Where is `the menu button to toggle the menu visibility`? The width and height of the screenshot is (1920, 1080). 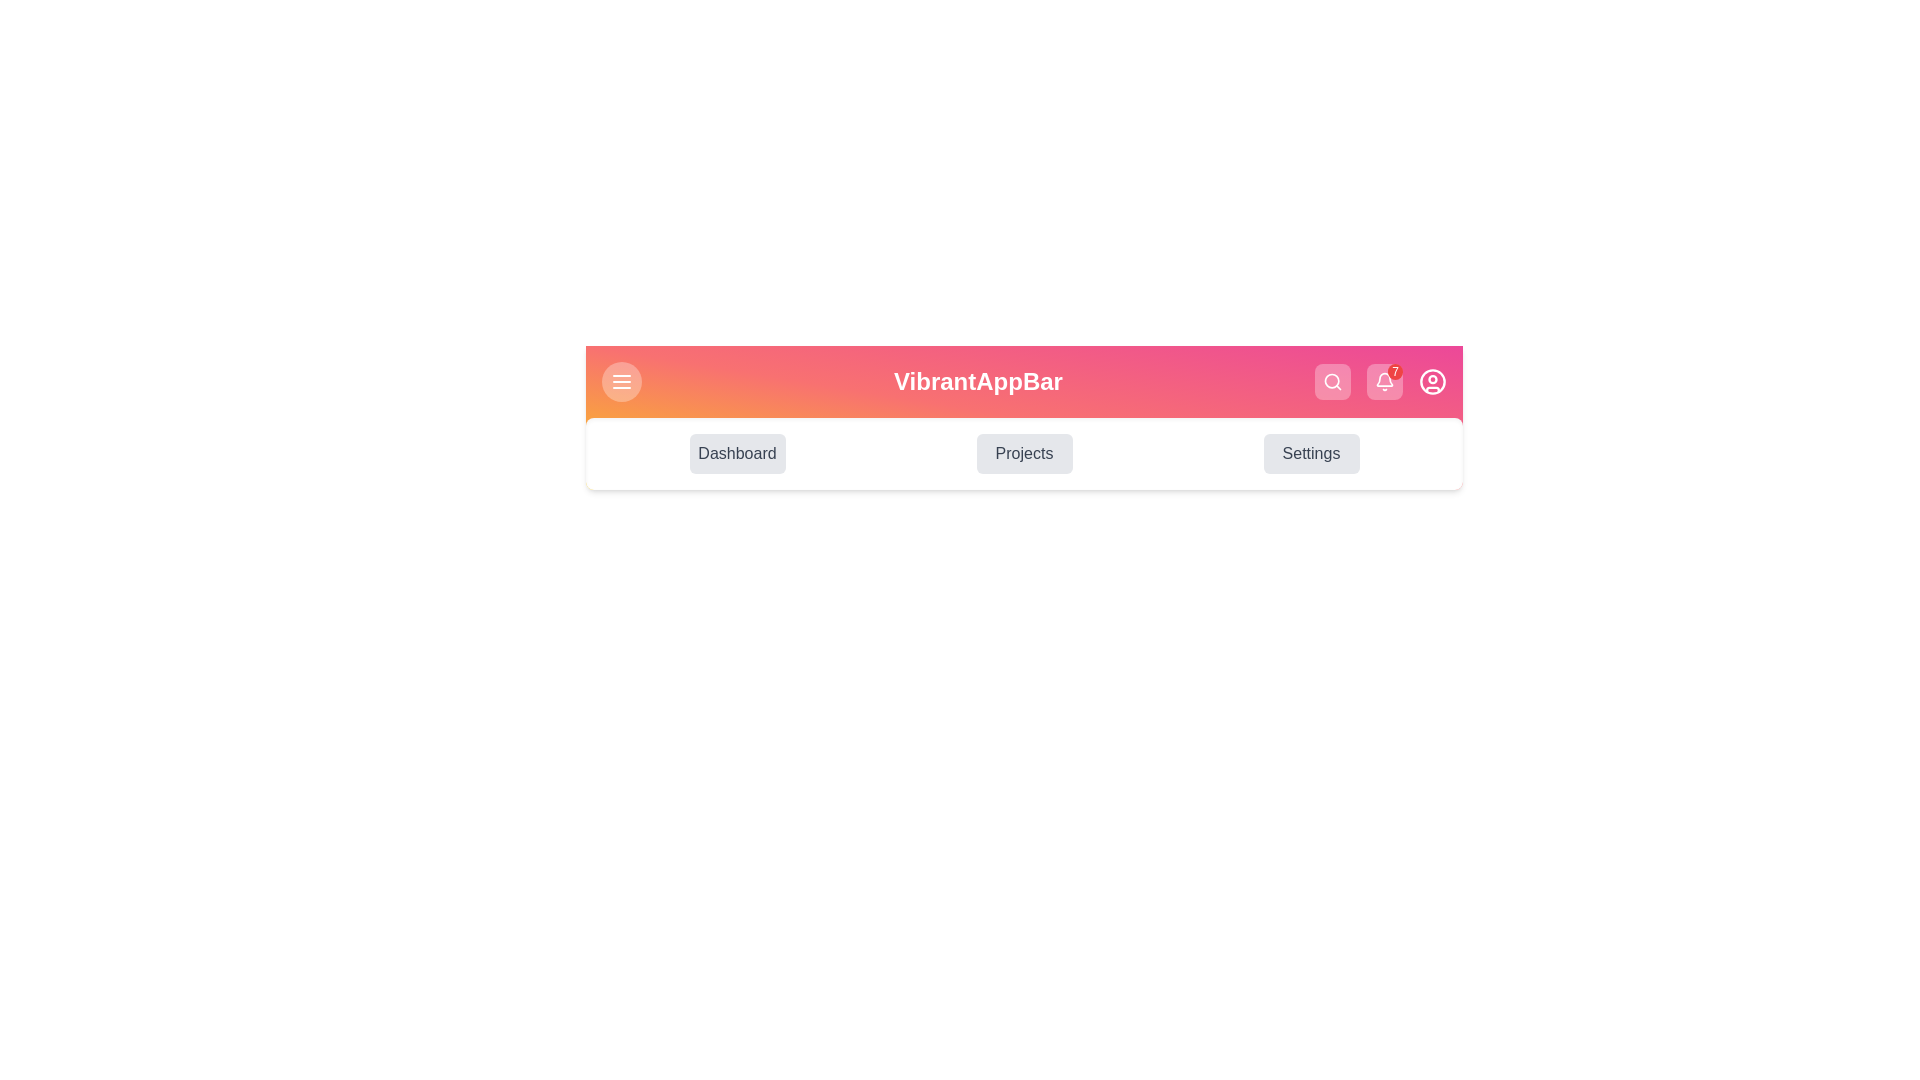
the menu button to toggle the menu visibility is located at coordinates (621, 381).